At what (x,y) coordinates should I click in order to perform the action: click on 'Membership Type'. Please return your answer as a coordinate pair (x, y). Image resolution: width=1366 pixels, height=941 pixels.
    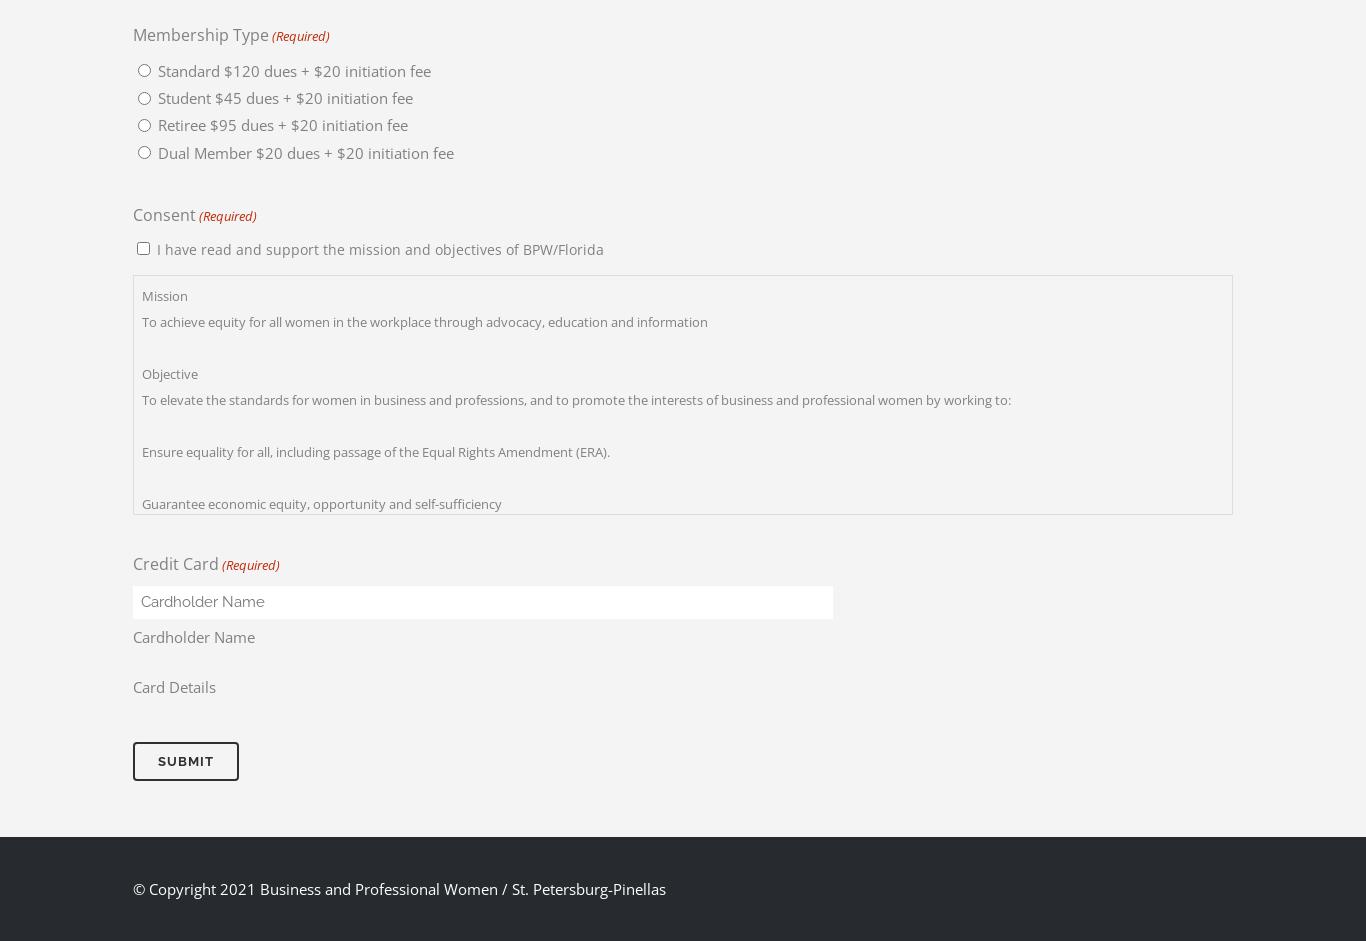
    Looking at the image, I should click on (199, 33).